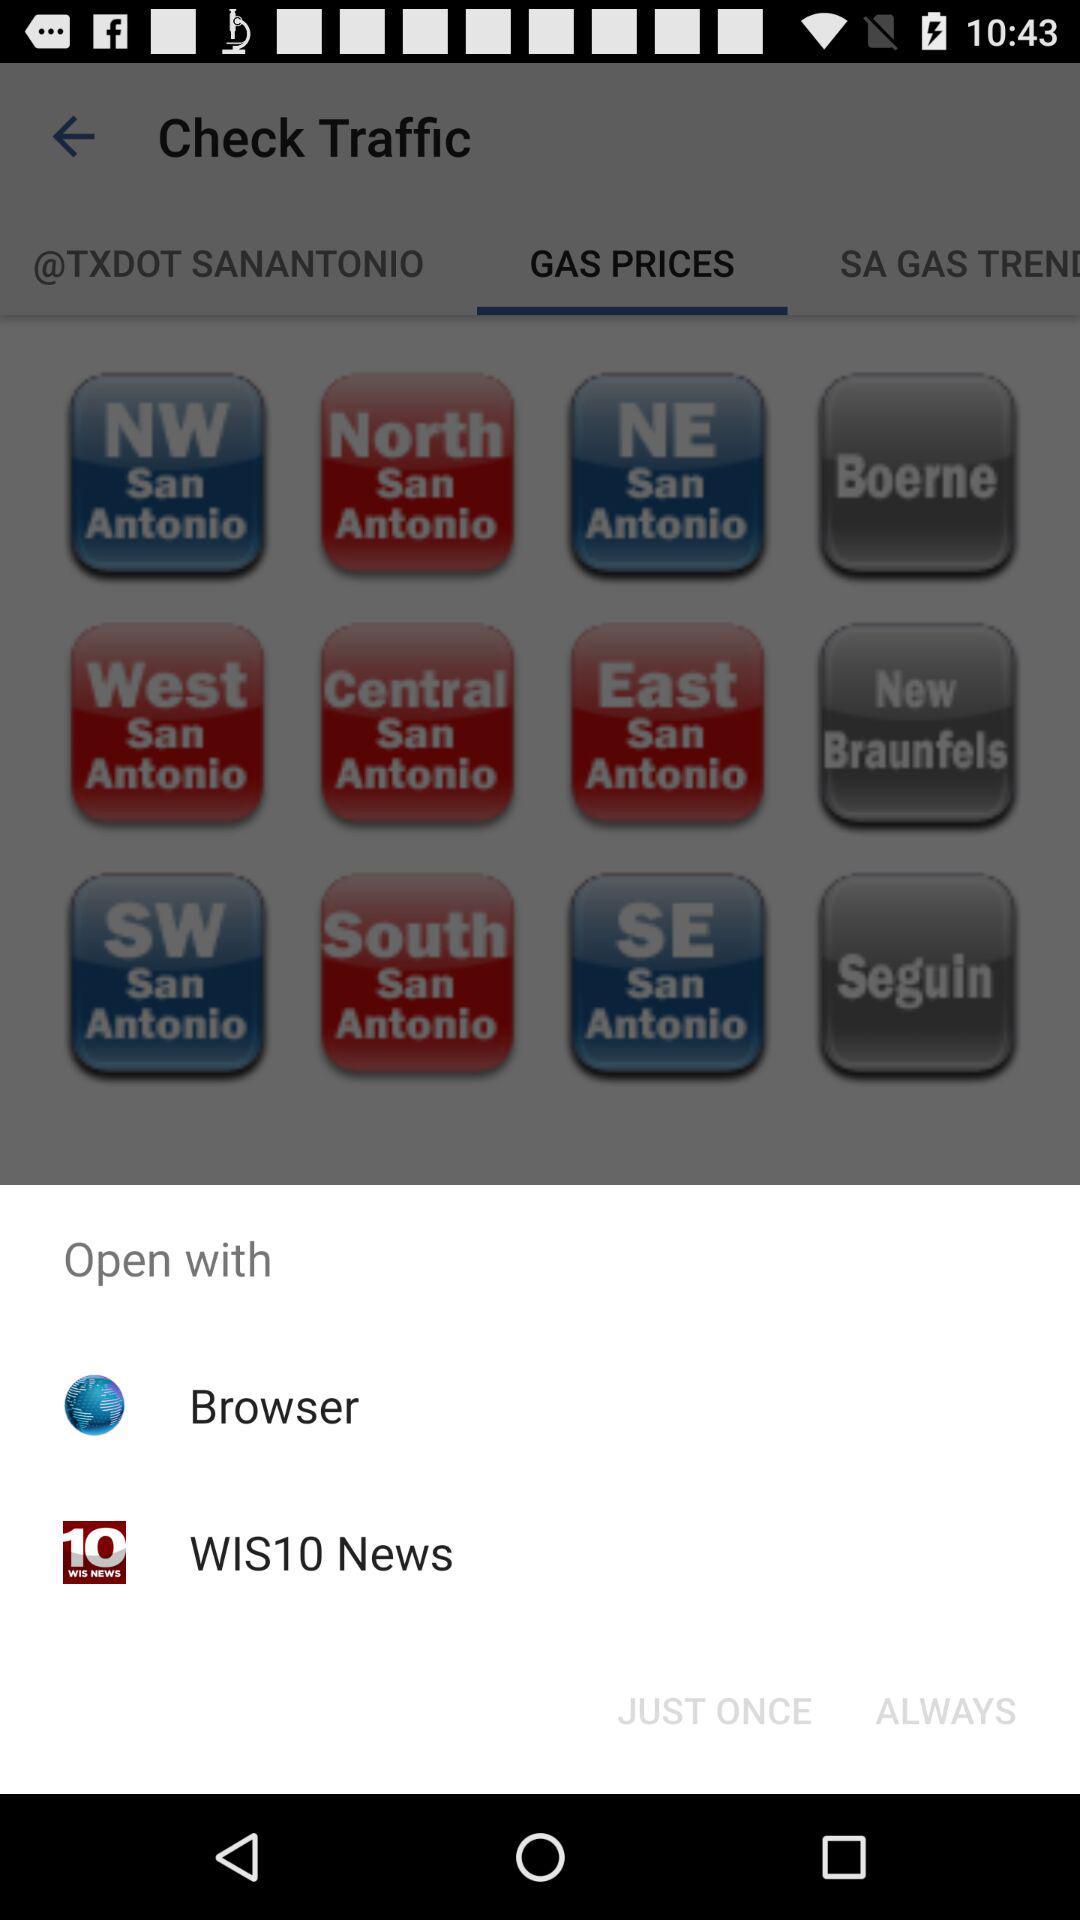  I want to click on button next to always icon, so click(713, 1708).